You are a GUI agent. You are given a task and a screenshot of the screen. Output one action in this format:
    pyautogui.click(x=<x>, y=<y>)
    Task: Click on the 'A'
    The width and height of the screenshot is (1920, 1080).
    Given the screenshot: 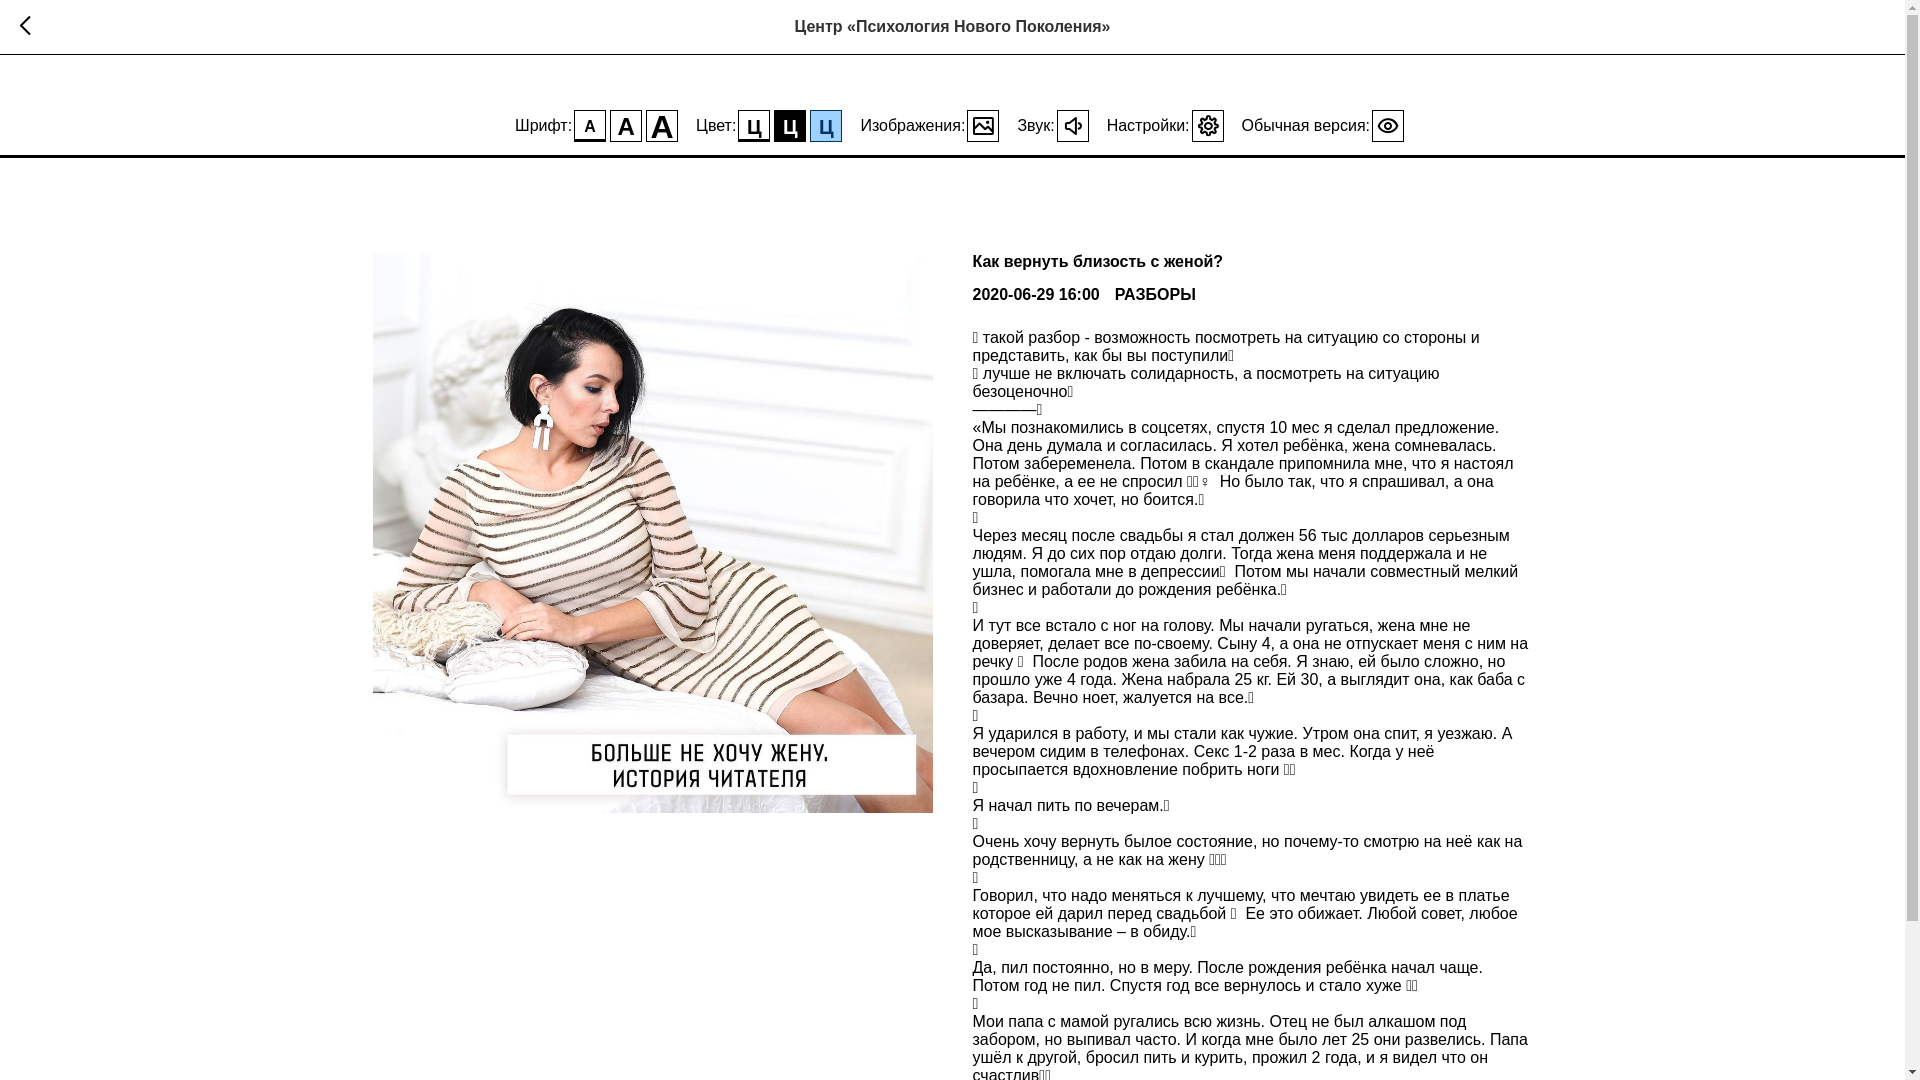 What is the action you would take?
    pyautogui.click(x=624, y=126)
    